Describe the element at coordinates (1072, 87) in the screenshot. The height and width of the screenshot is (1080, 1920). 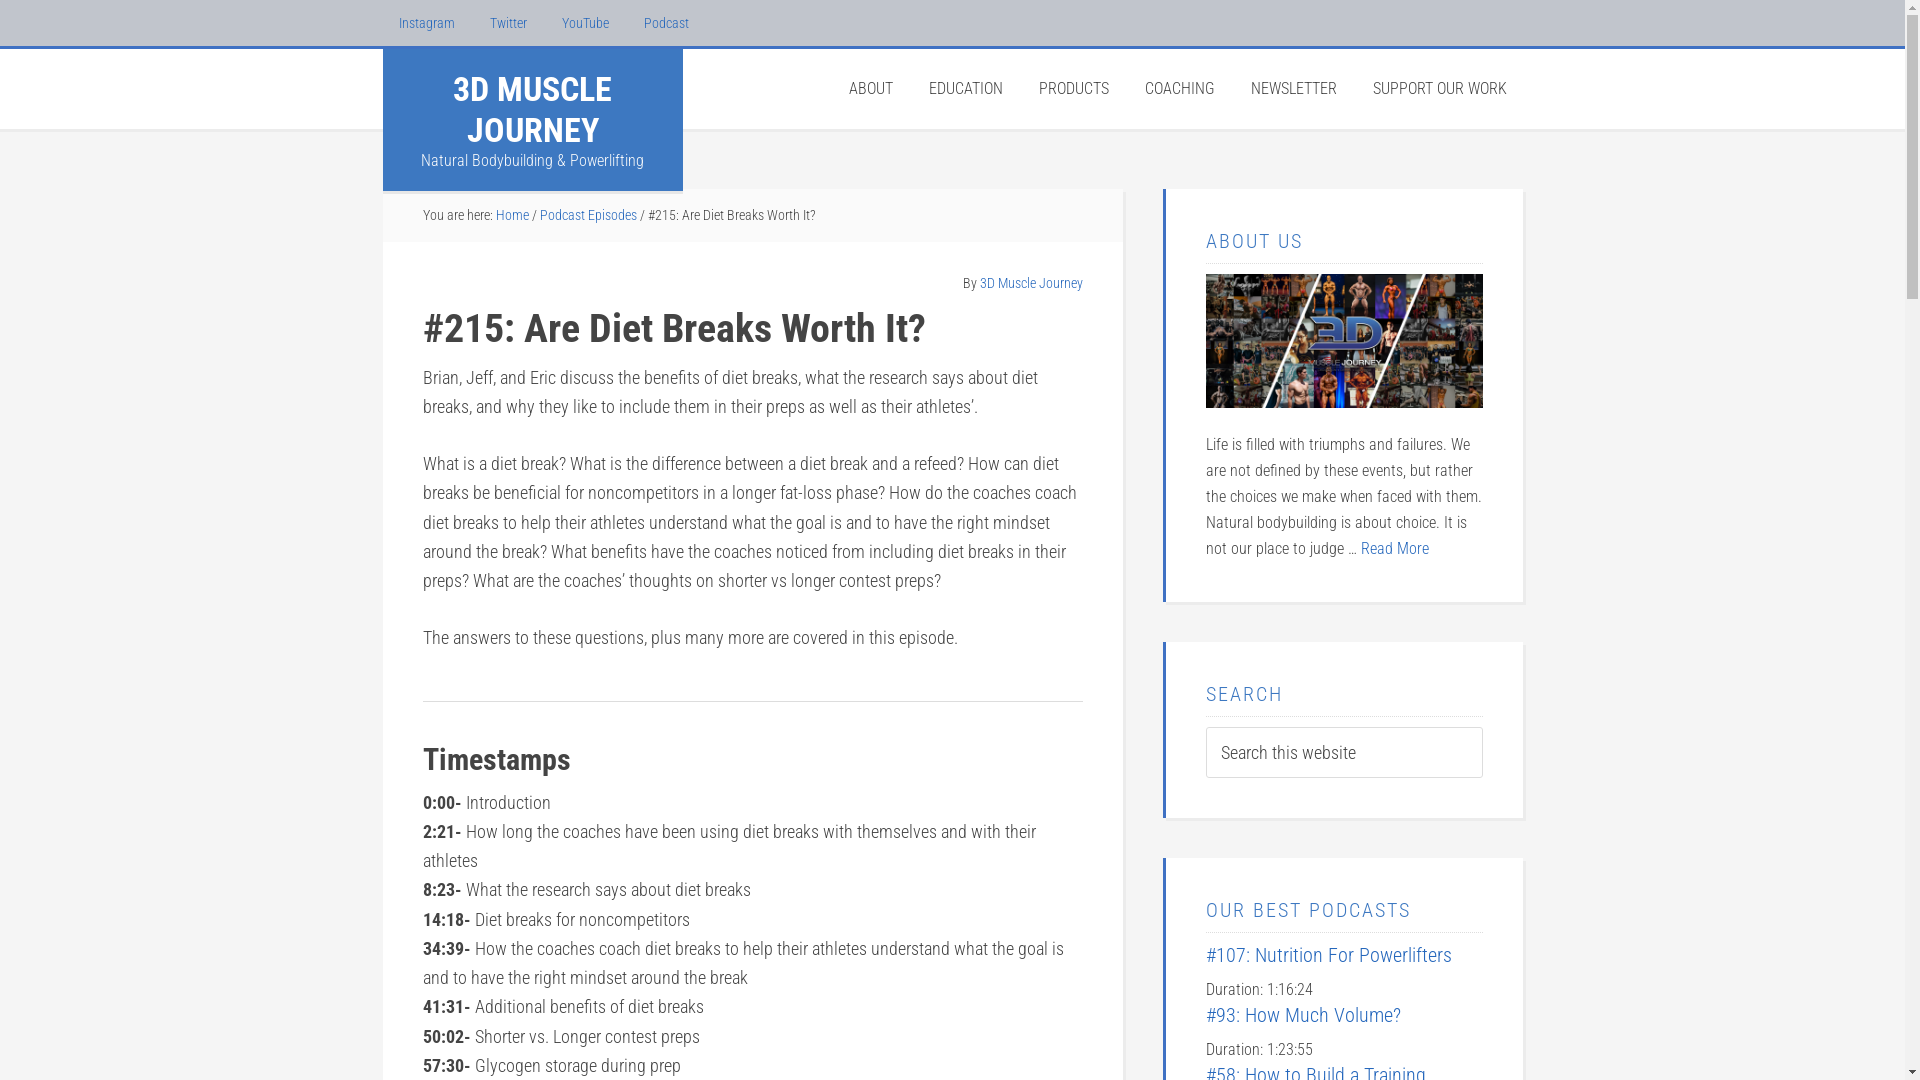
I see `'PRODUCTS'` at that location.